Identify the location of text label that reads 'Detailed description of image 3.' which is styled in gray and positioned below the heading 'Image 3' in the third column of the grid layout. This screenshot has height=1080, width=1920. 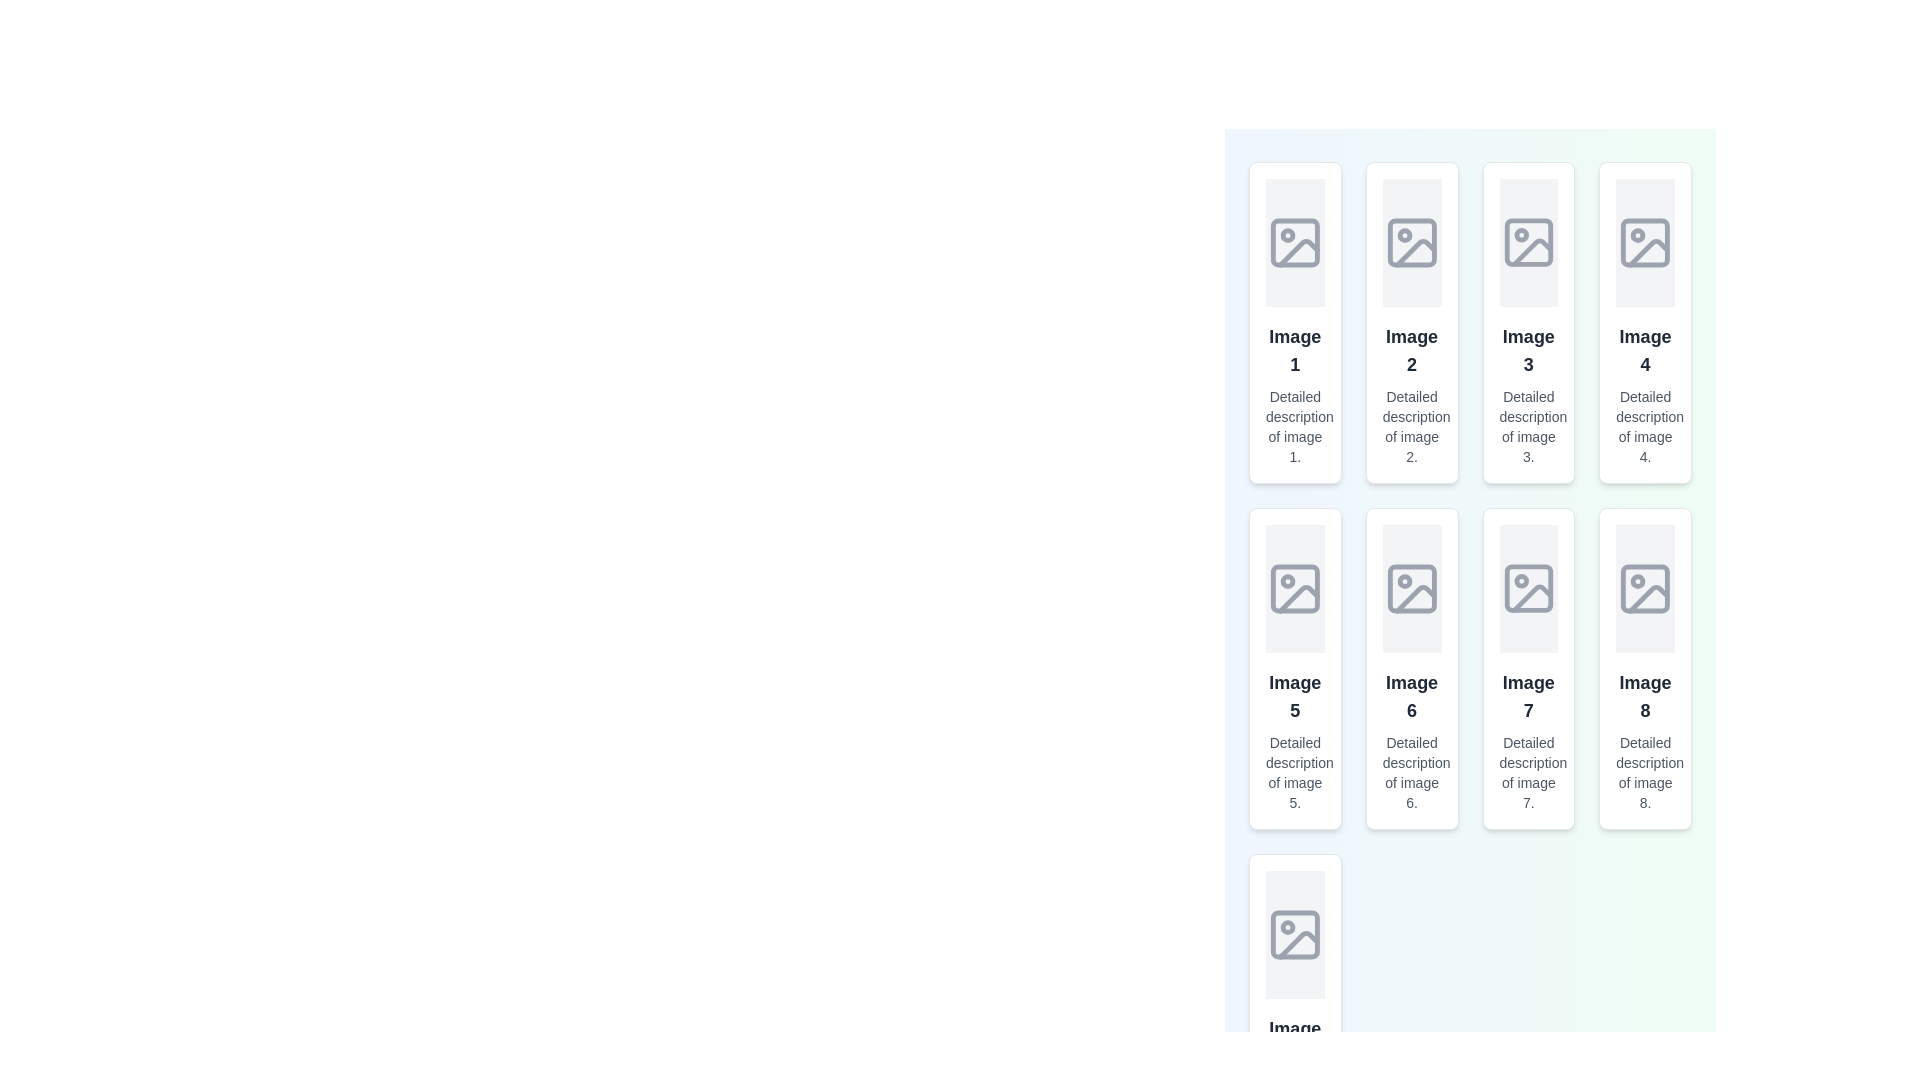
(1527, 426).